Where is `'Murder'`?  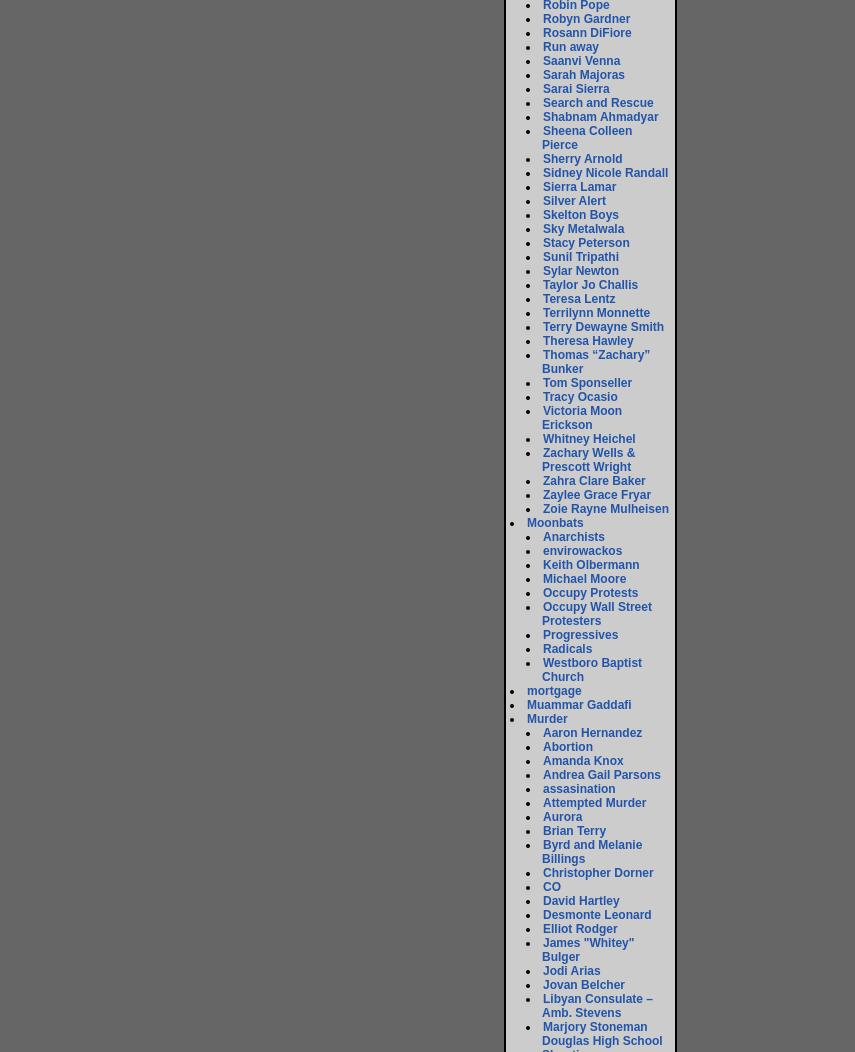
'Murder' is located at coordinates (547, 719).